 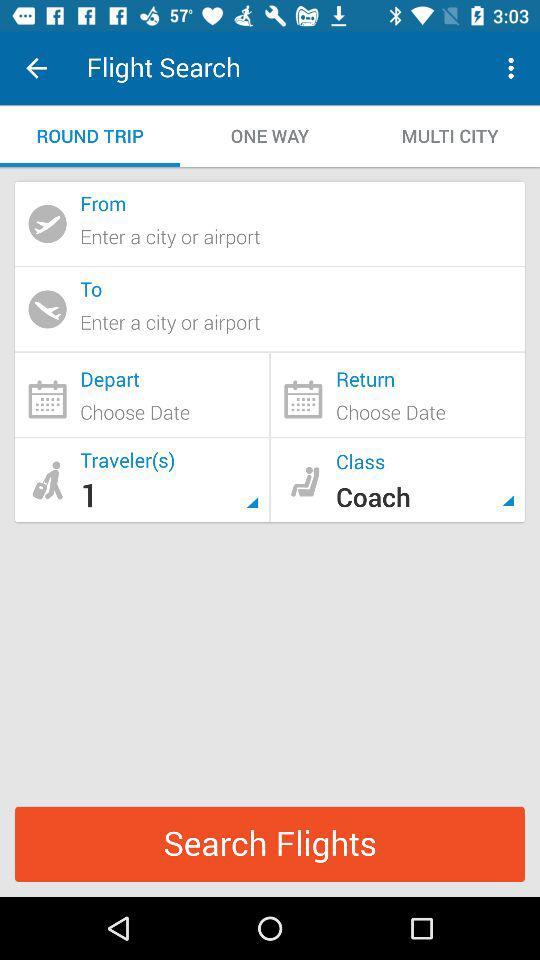 I want to click on the item to the right of round trip icon, so click(x=270, y=135).